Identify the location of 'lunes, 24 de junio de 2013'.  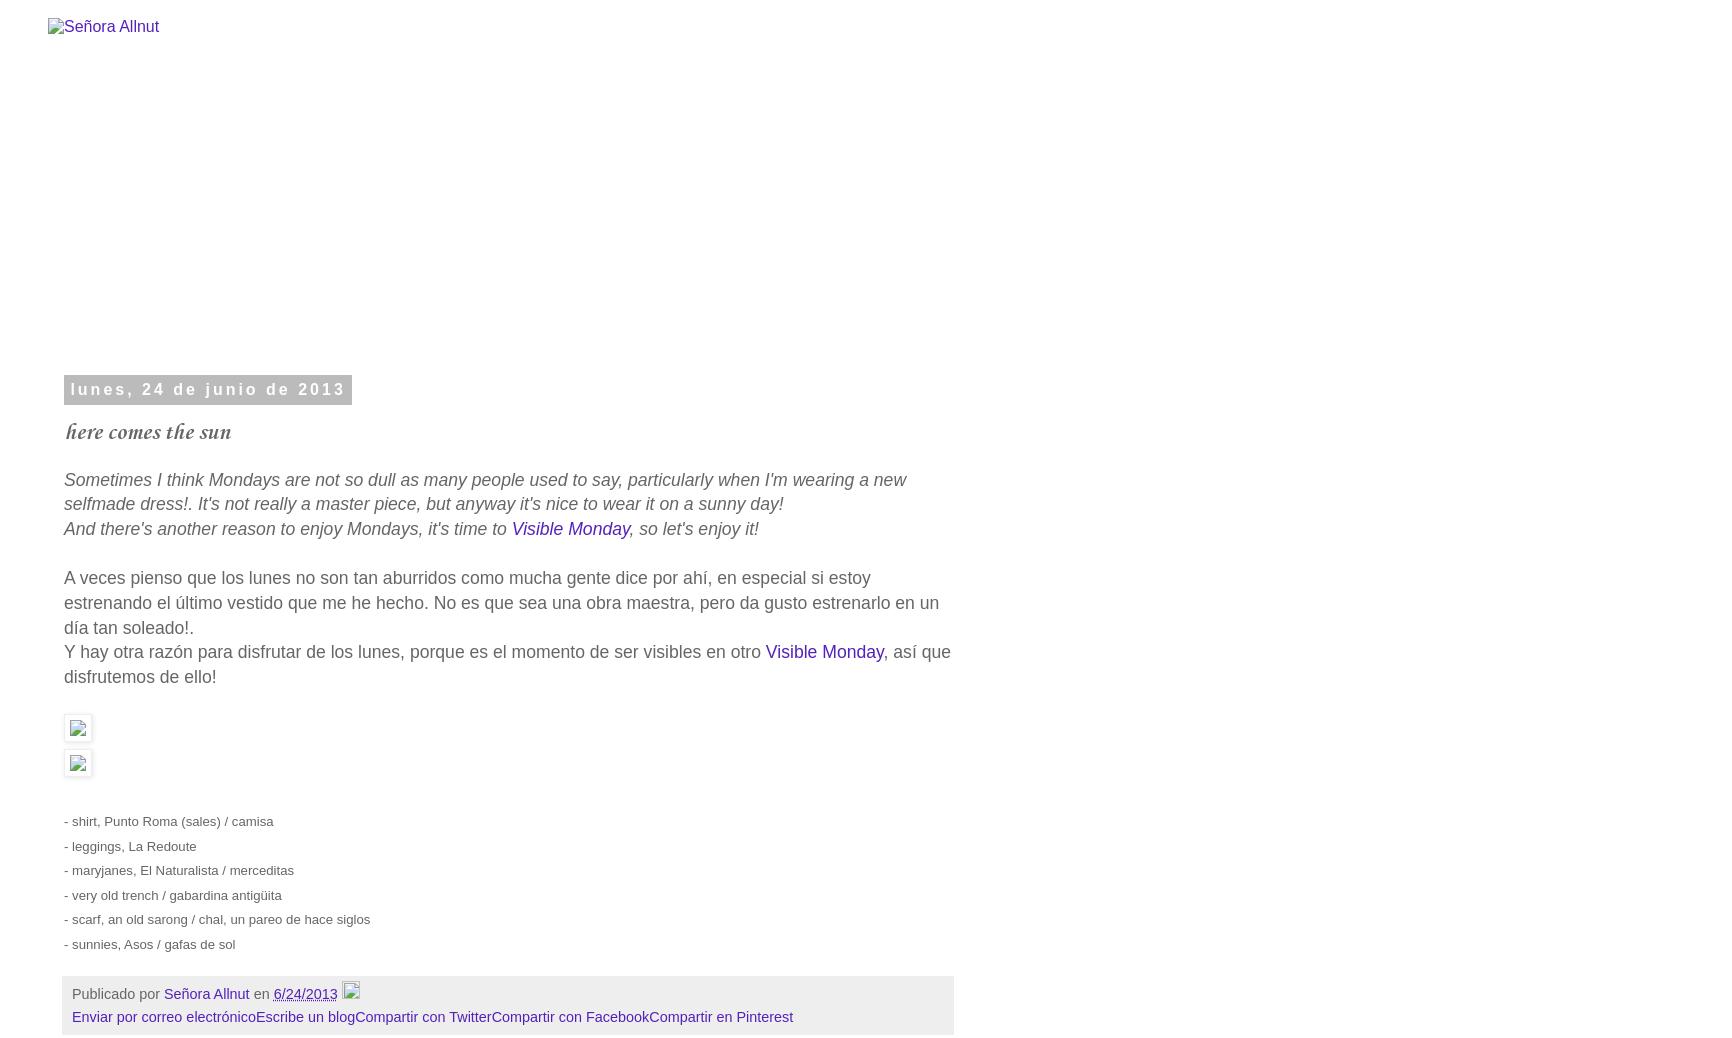
(207, 389).